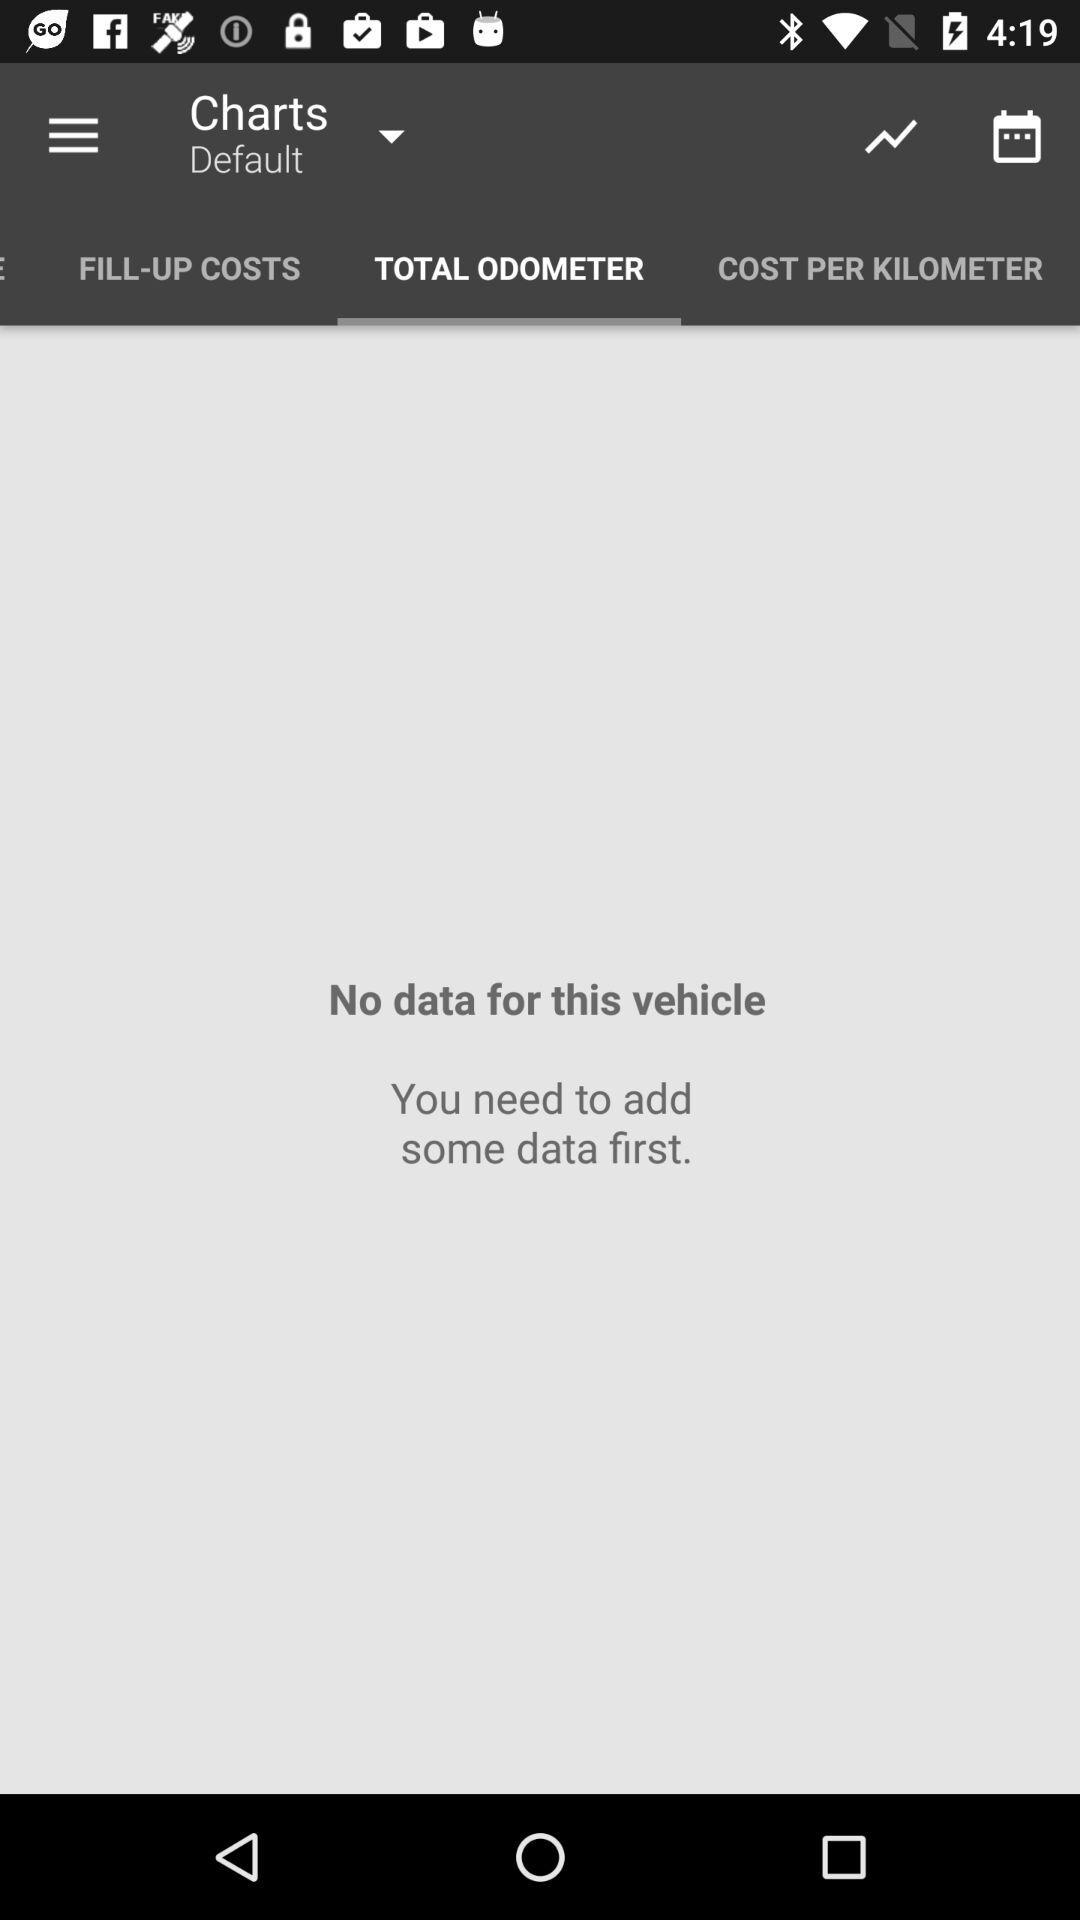 This screenshot has height=1920, width=1080. I want to click on icon next to gas price icon, so click(189, 266).